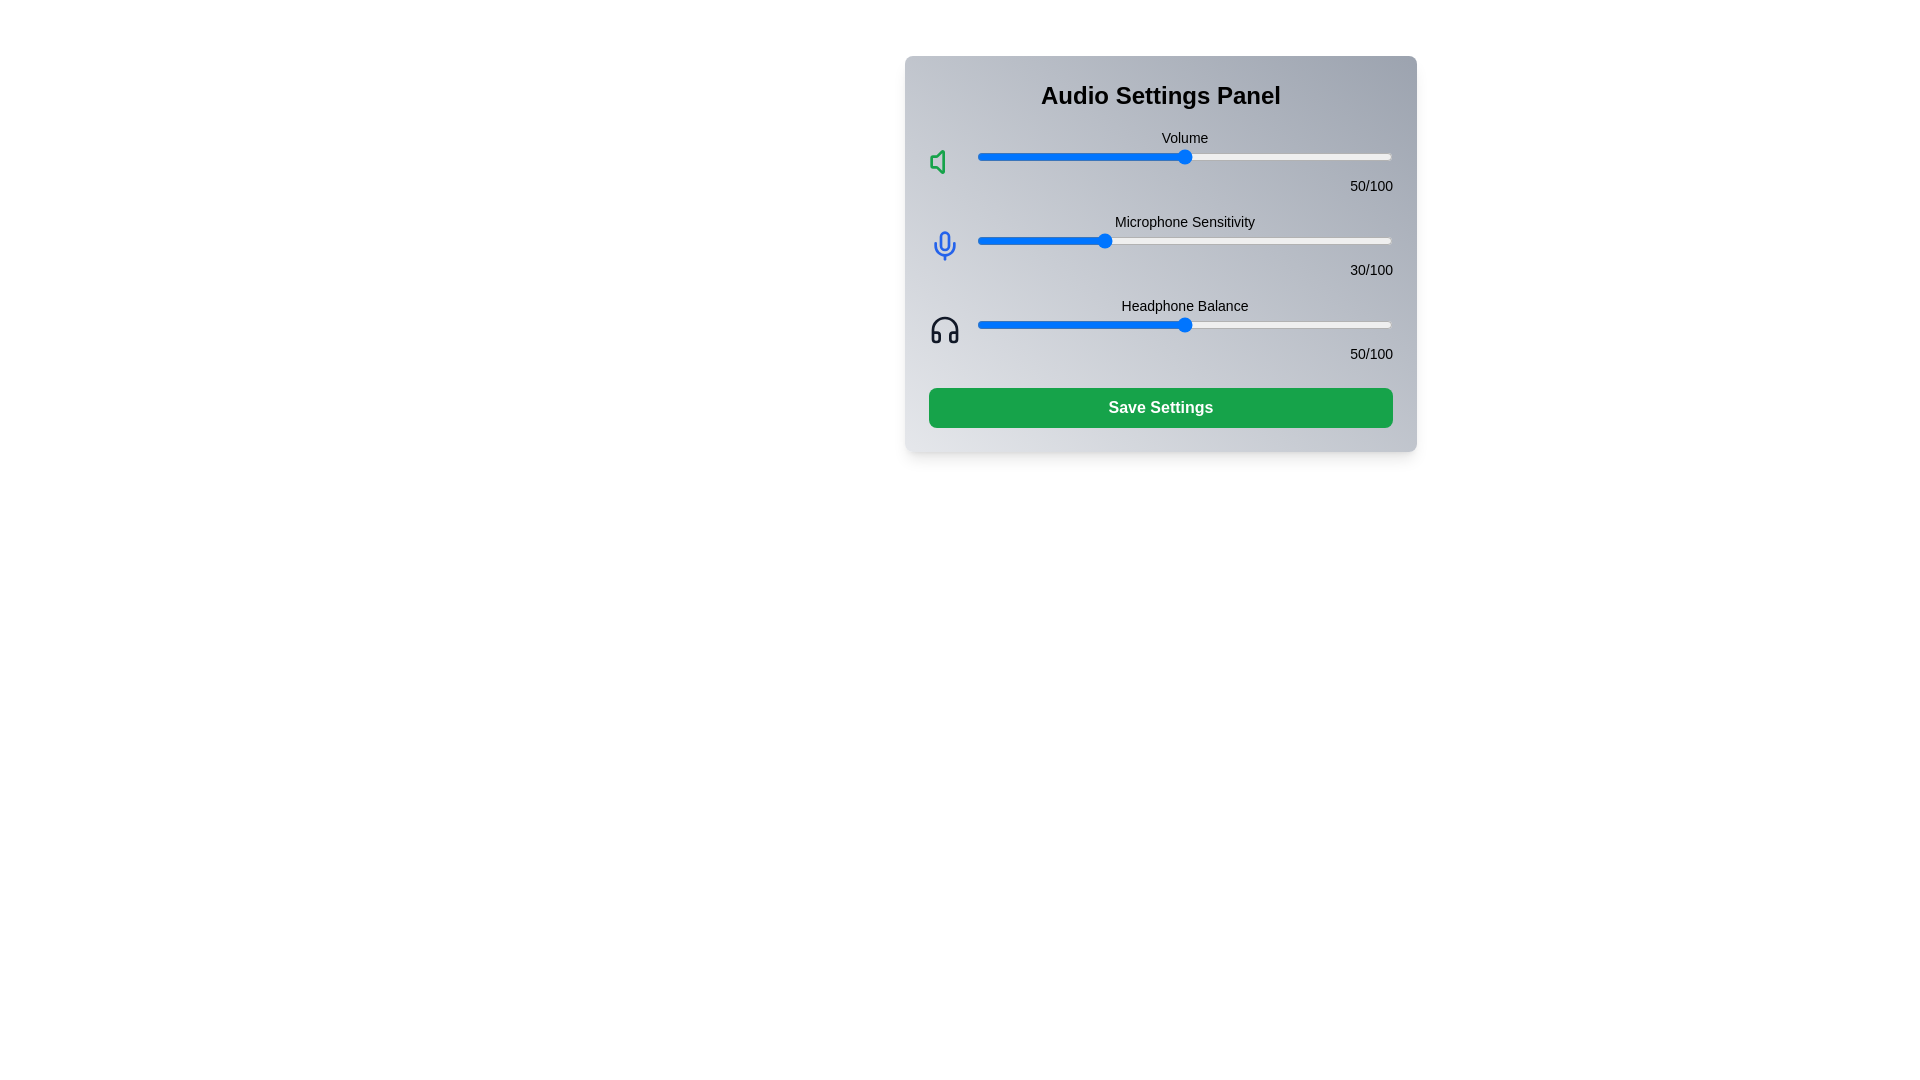 This screenshot has height=1080, width=1920. What do you see at coordinates (1161, 407) in the screenshot?
I see `the green 'Save Settings' button` at bounding box center [1161, 407].